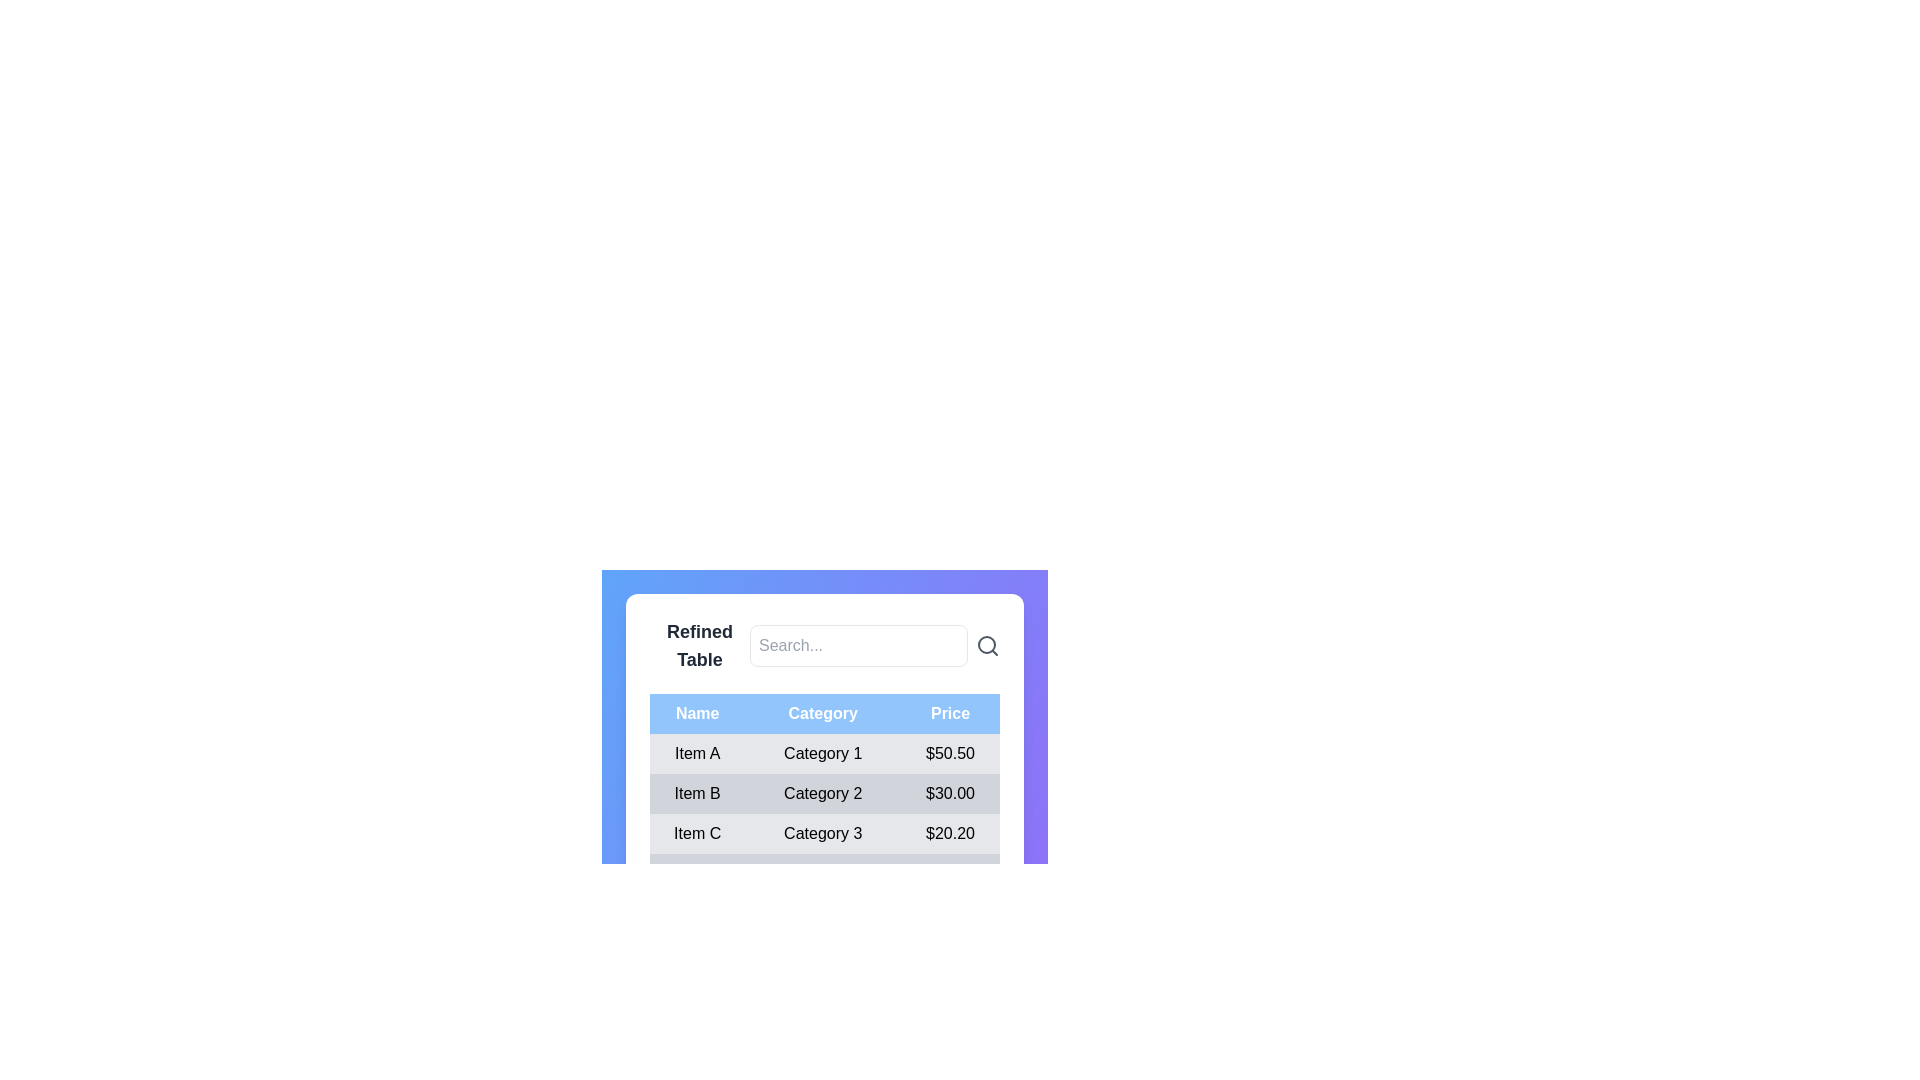 The height and width of the screenshot is (1080, 1920). What do you see at coordinates (823, 753) in the screenshot?
I see `the text cell displaying 'Category 1' in the first row of the table, which is styled with a light background and bold black text` at bounding box center [823, 753].